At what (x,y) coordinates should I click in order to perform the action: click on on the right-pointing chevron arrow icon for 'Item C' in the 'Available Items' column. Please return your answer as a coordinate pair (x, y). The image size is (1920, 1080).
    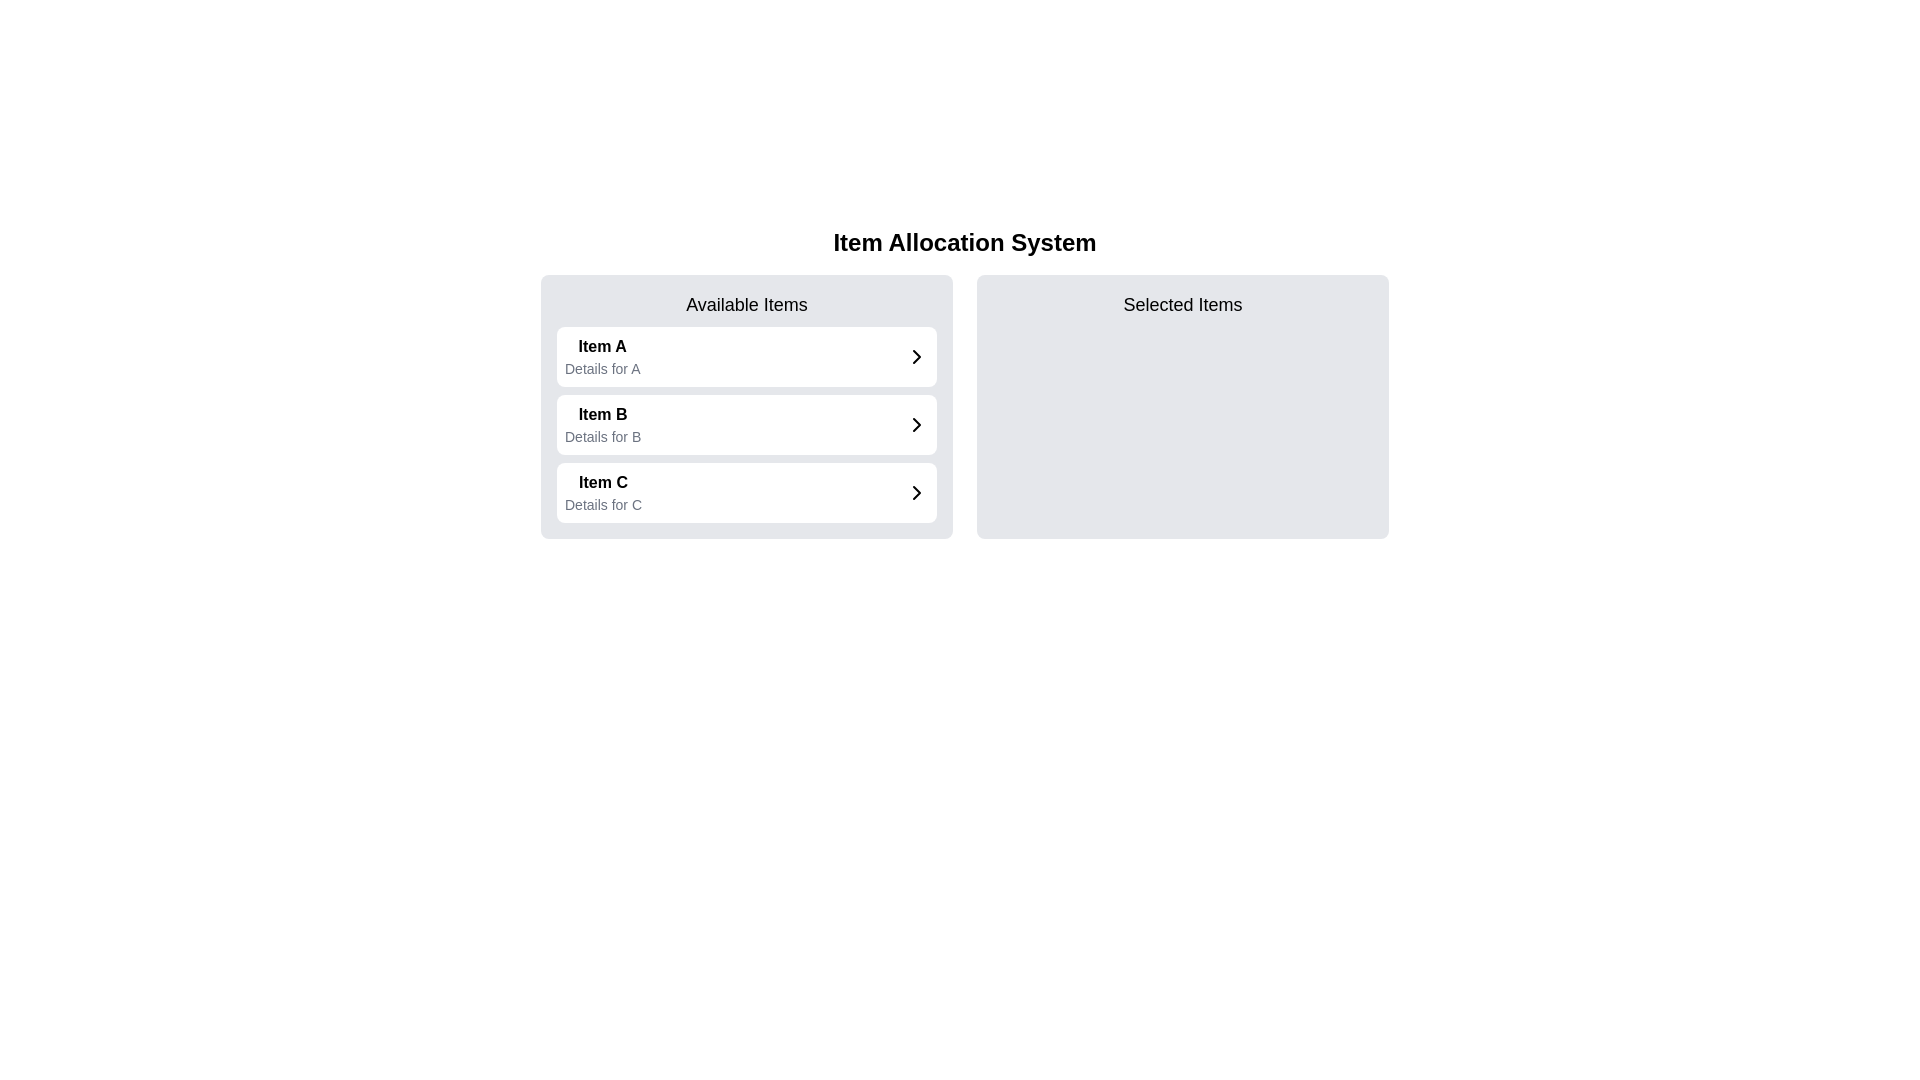
    Looking at the image, I should click on (915, 493).